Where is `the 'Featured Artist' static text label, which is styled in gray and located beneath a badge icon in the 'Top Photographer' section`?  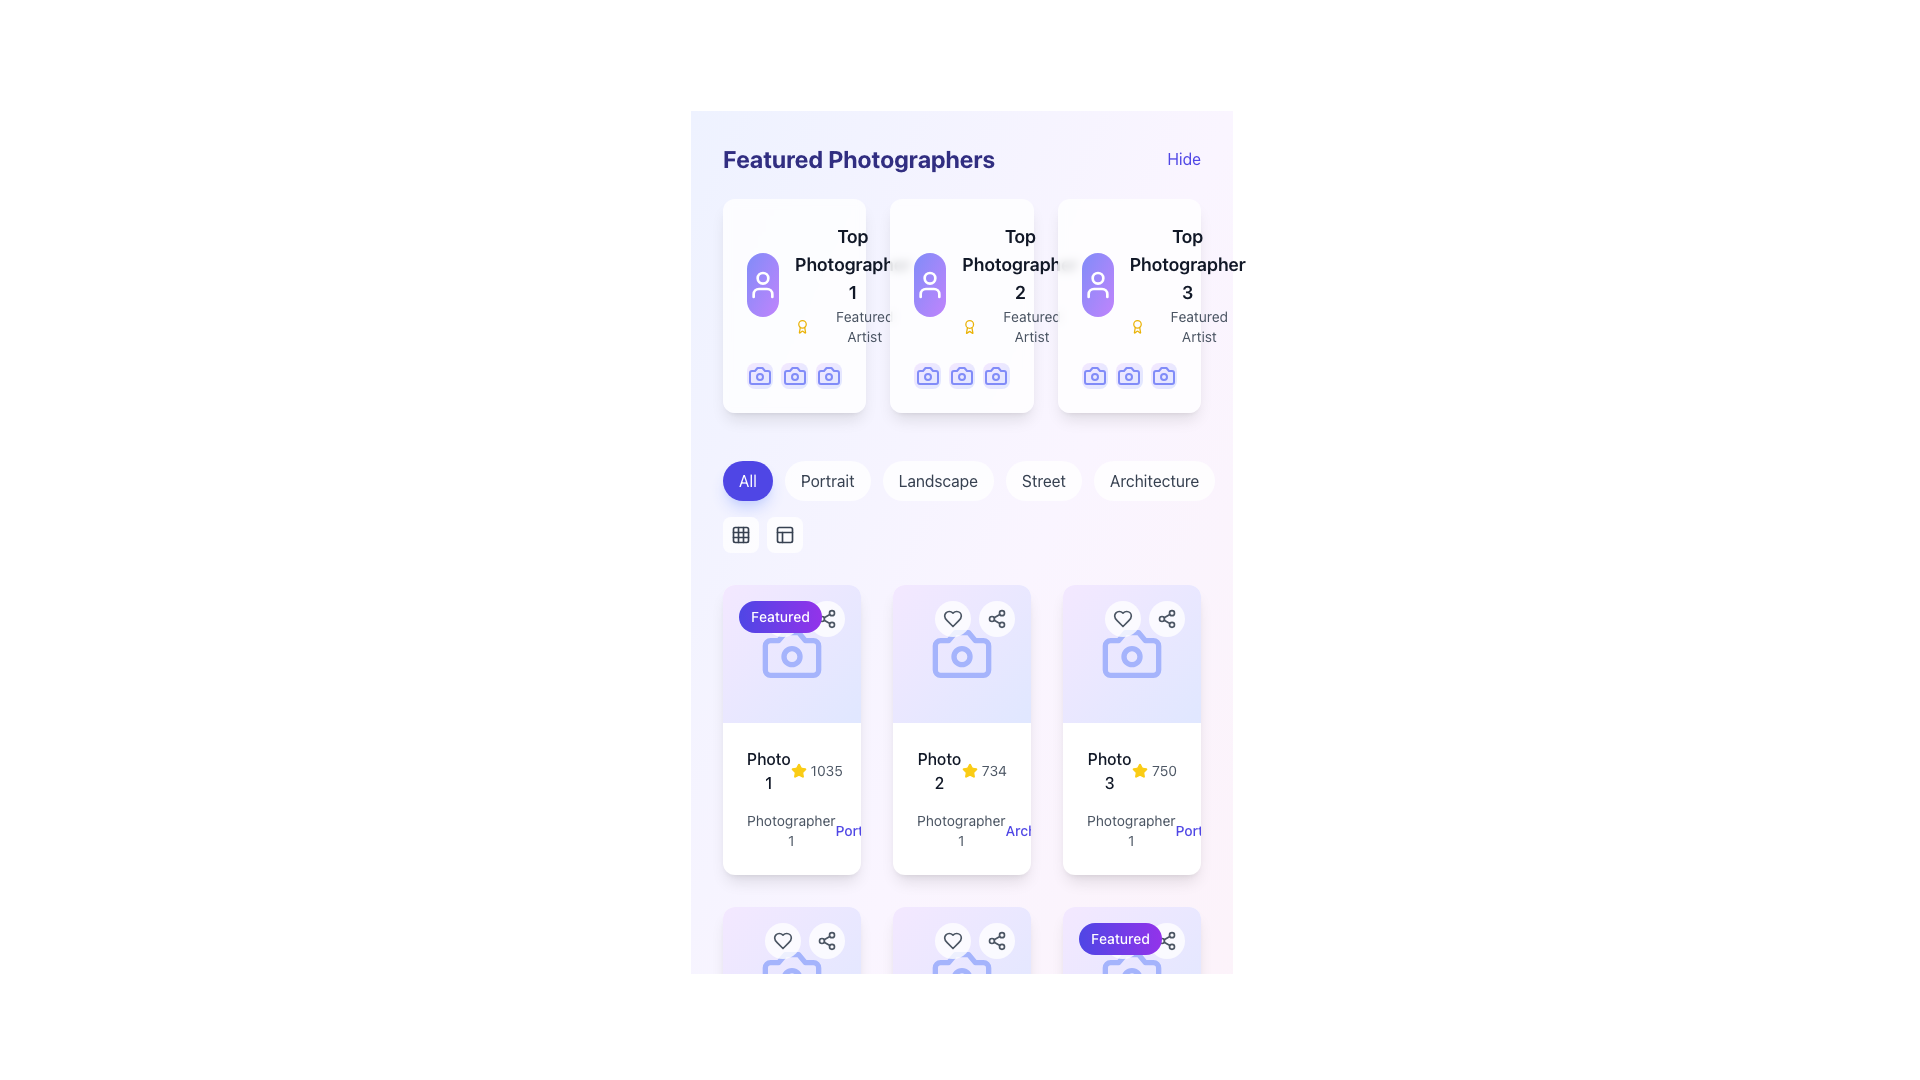
the 'Featured Artist' static text label, which is styled in gray and located beneath a badge icon in the 'Top Photographer' section is located at coordinates (1032, 326).